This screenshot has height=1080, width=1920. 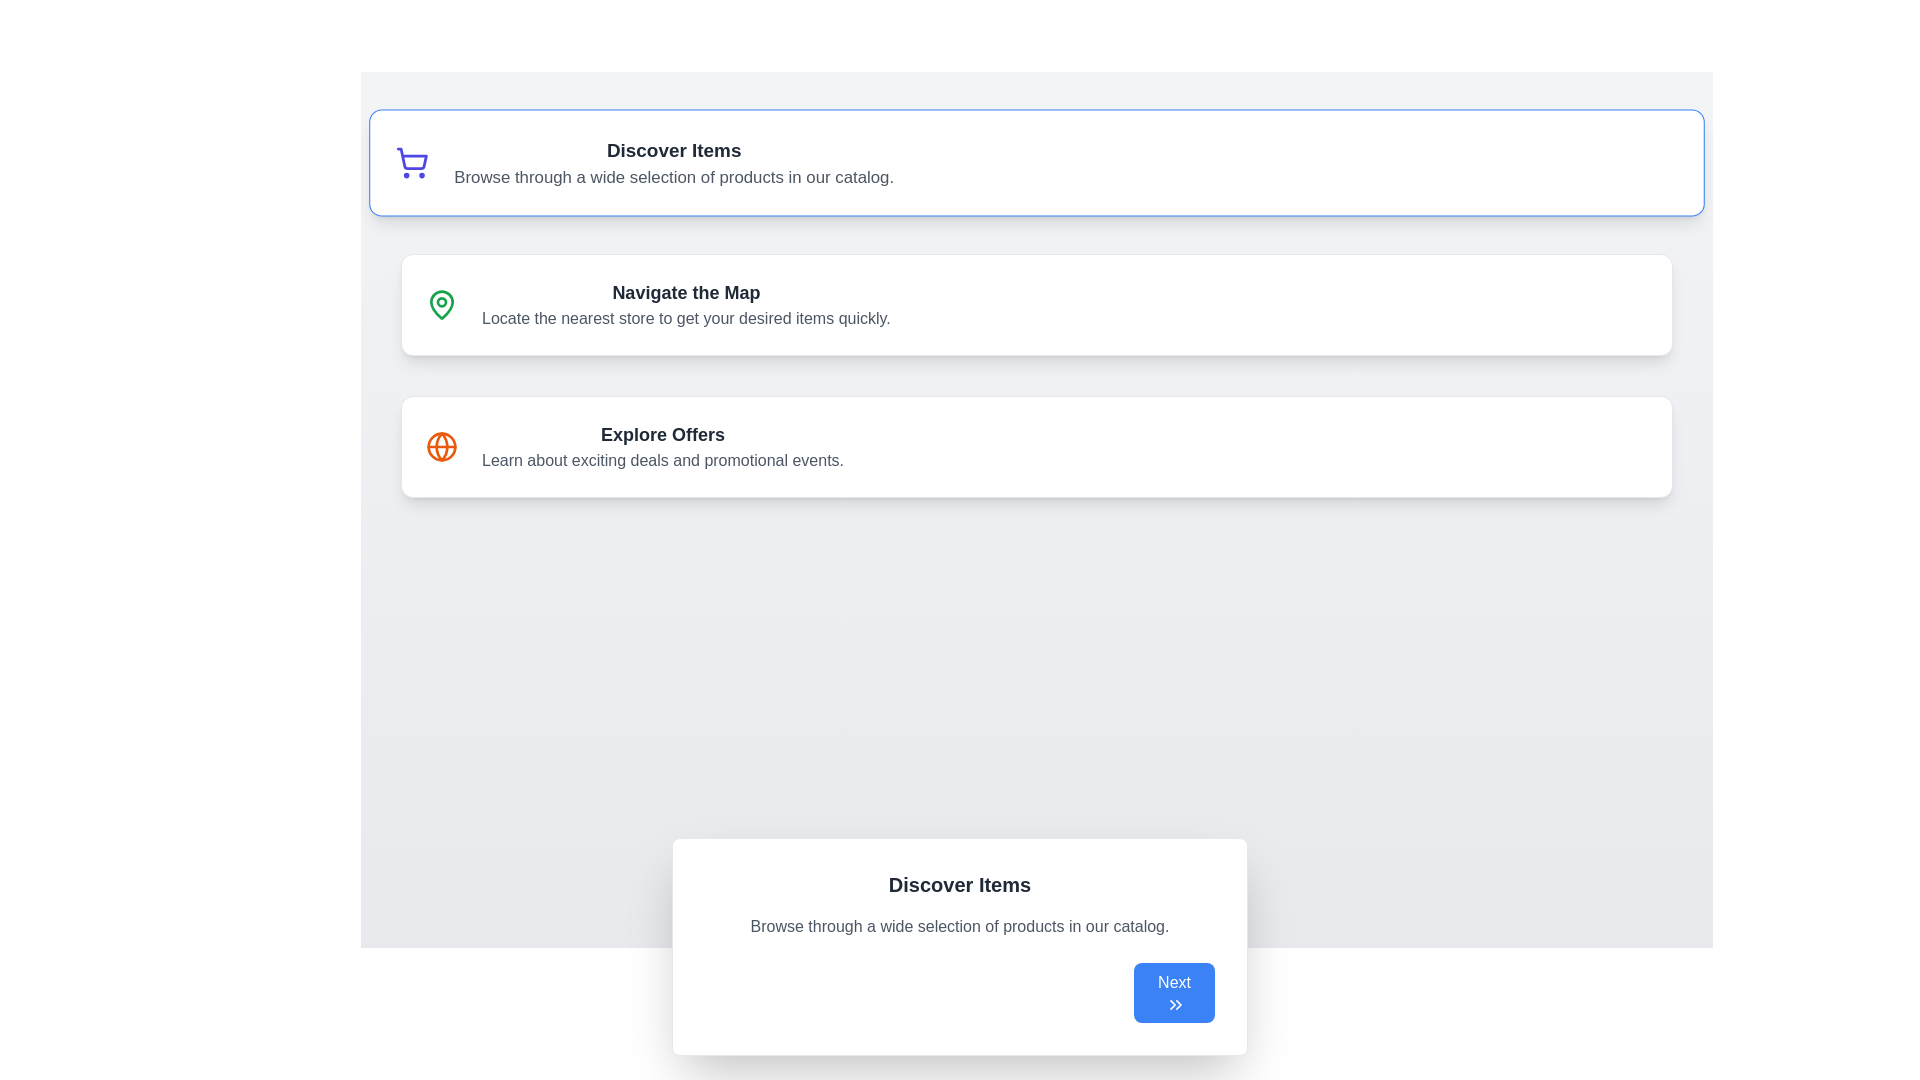 What do you see at coordinates (1176, 1005) in the screenshot?
I see `the double-chevron right arrow icon located within the blue 'Next' button, which is aligned to the right side of the button's text label` at bounding box center [1176, 1005].